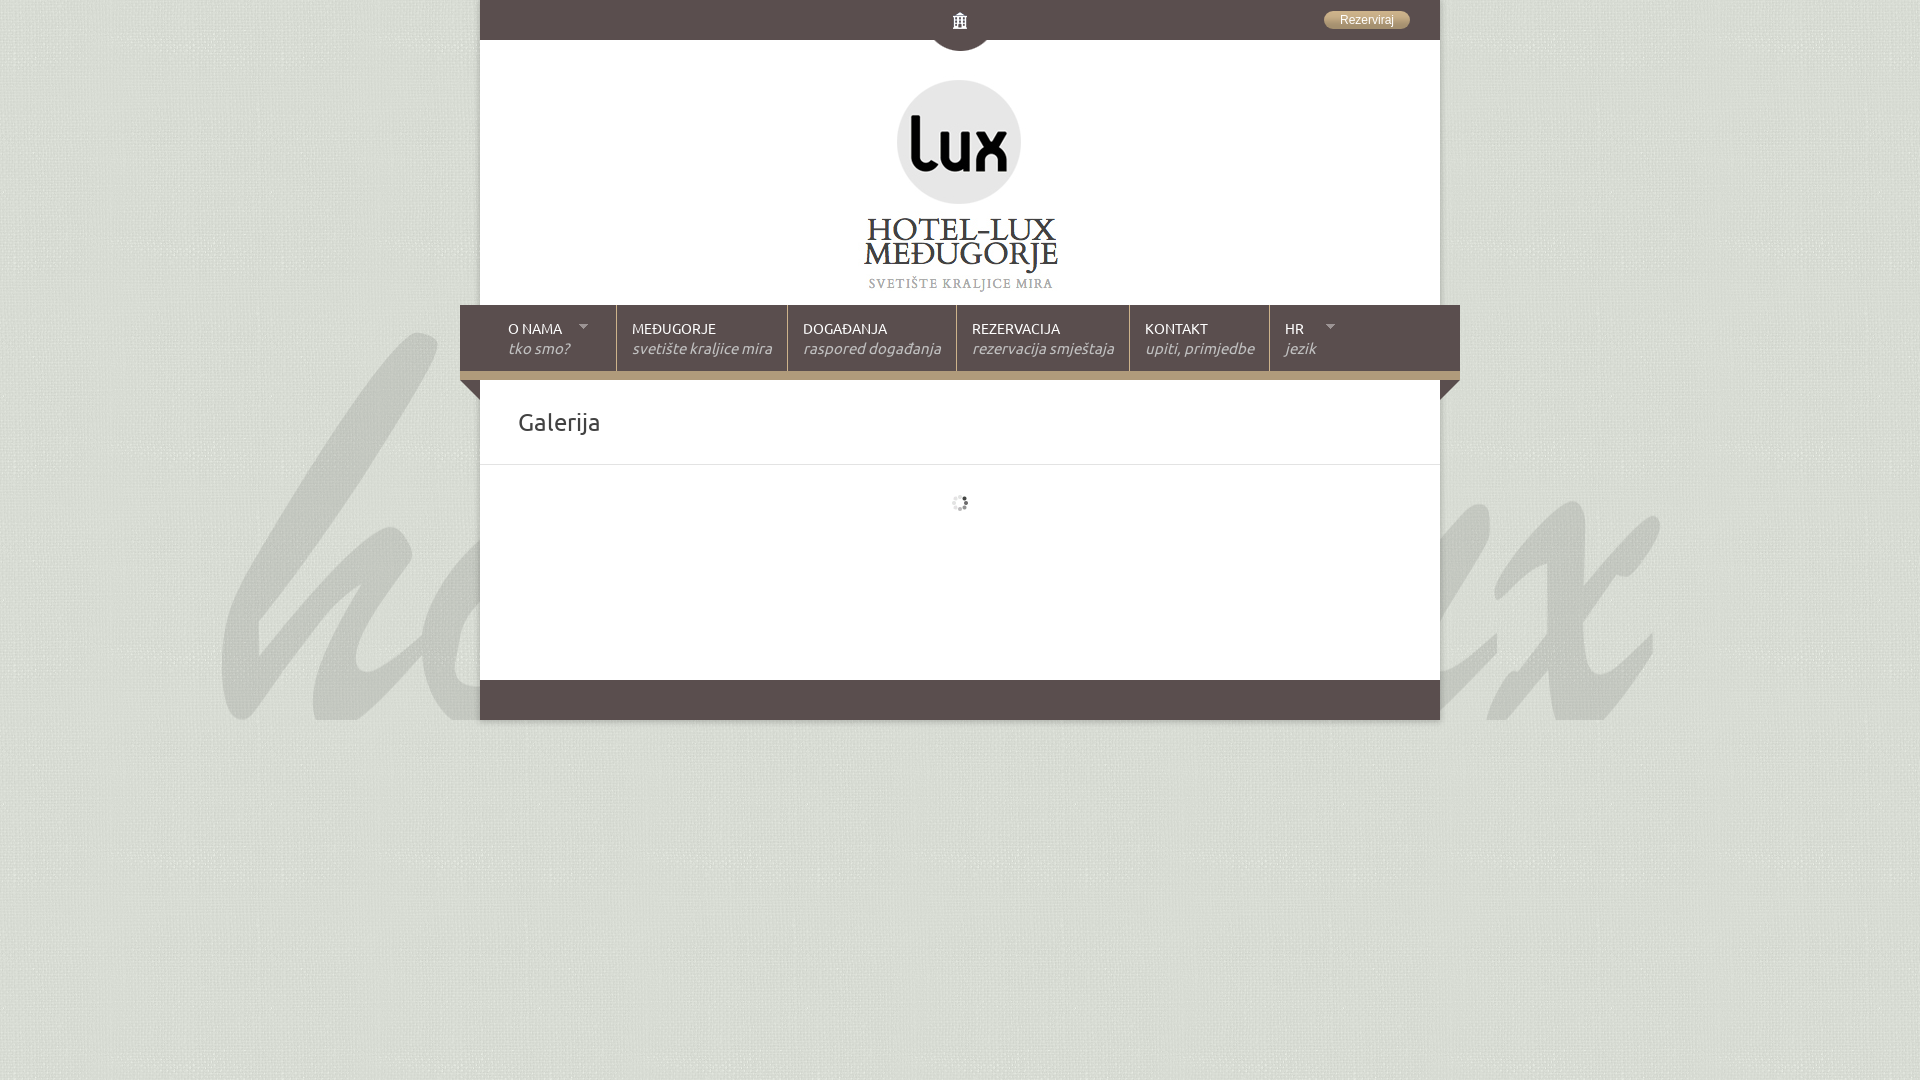 This screenshot has height=1080, width=1920. What do you see at coordinates (700, 572) in the screenshot?
I see `'DSC-75'` at bounding box center [700, 572].